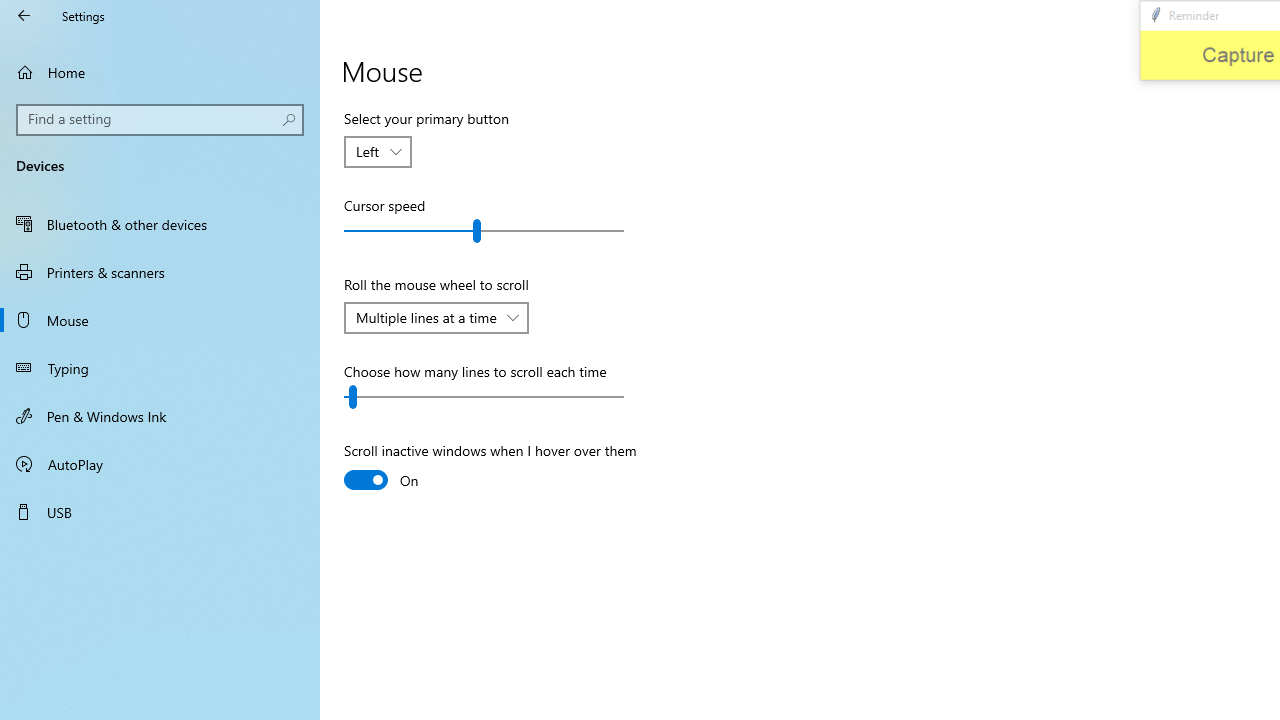 The height and width of the screenshot is (720, 1280). Describe the element at coordinates (160, 223) in the screenshot. I see `'Bluetooth & other devices'` at that location.